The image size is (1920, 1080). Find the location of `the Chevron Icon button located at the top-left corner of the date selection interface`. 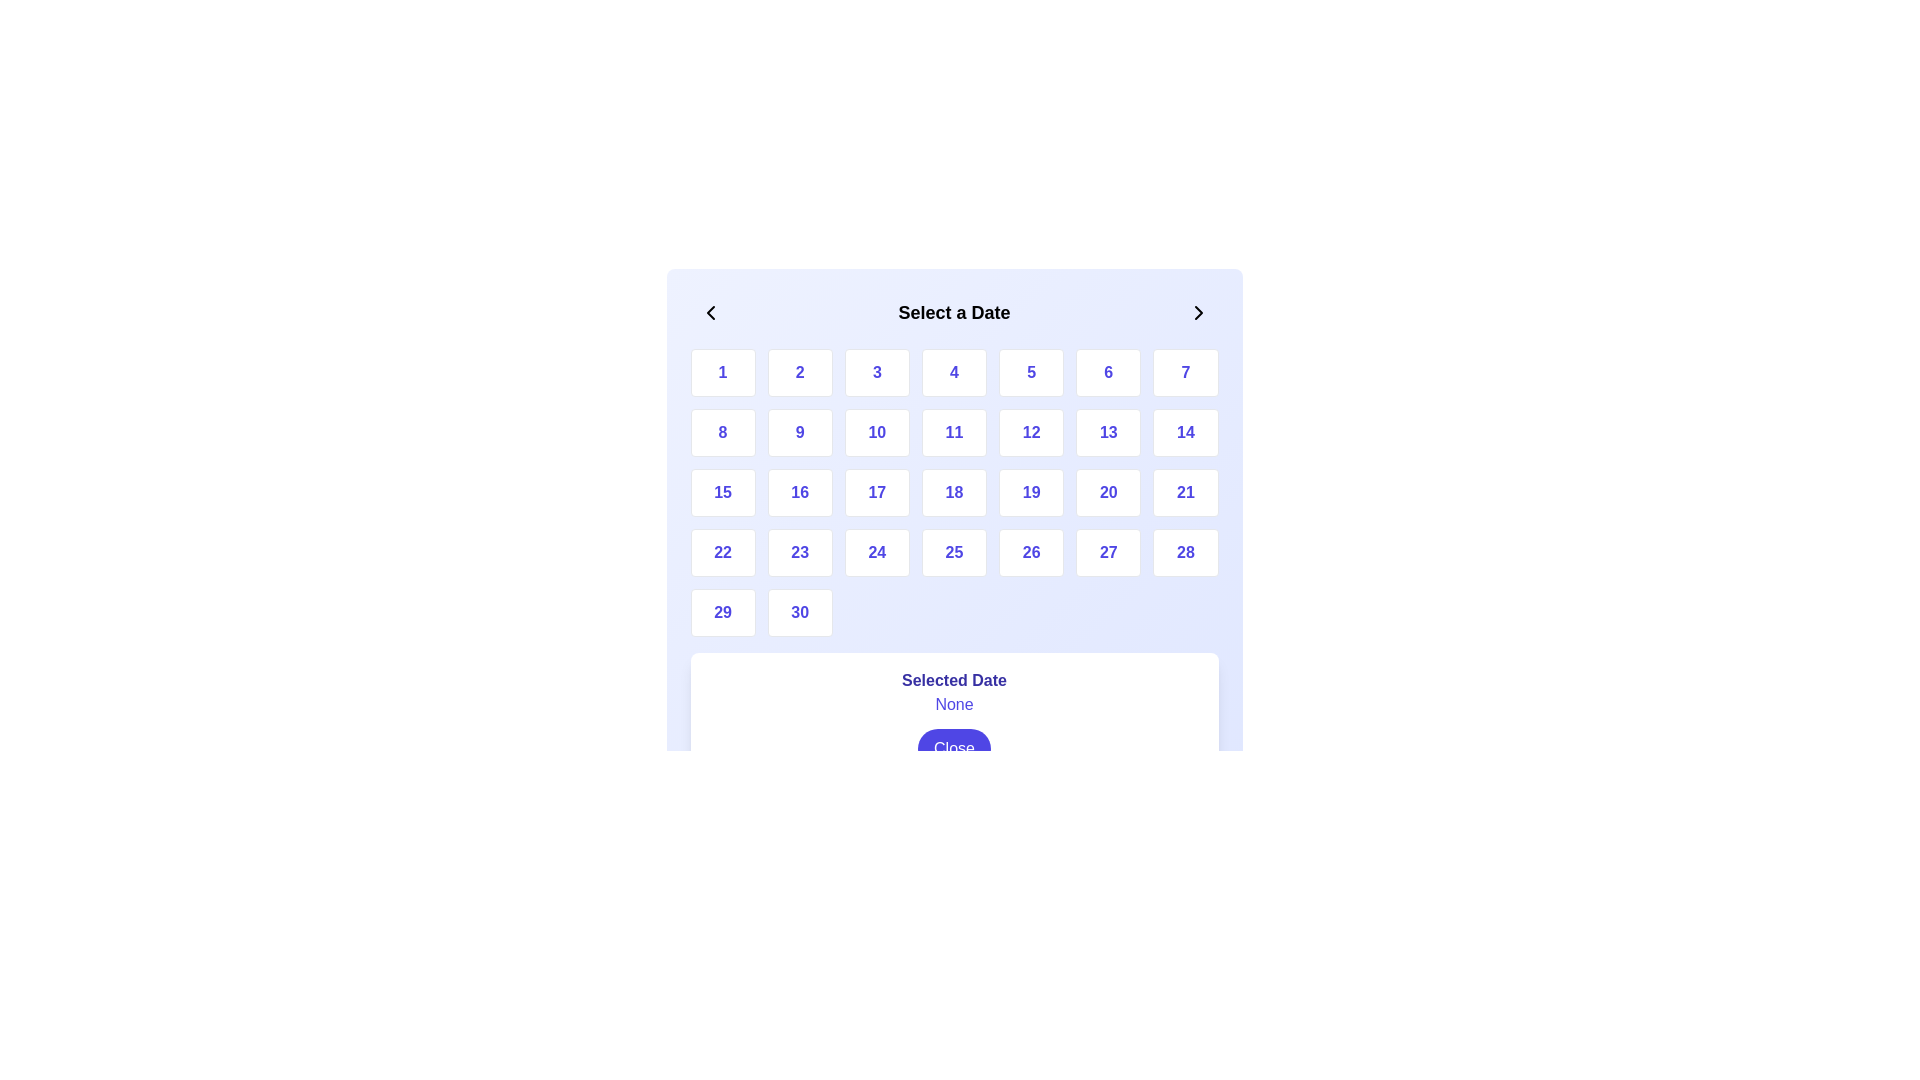

the Chevron Icon button located at the top-left corner of the date selection interface is located at coordinates (710, 312).